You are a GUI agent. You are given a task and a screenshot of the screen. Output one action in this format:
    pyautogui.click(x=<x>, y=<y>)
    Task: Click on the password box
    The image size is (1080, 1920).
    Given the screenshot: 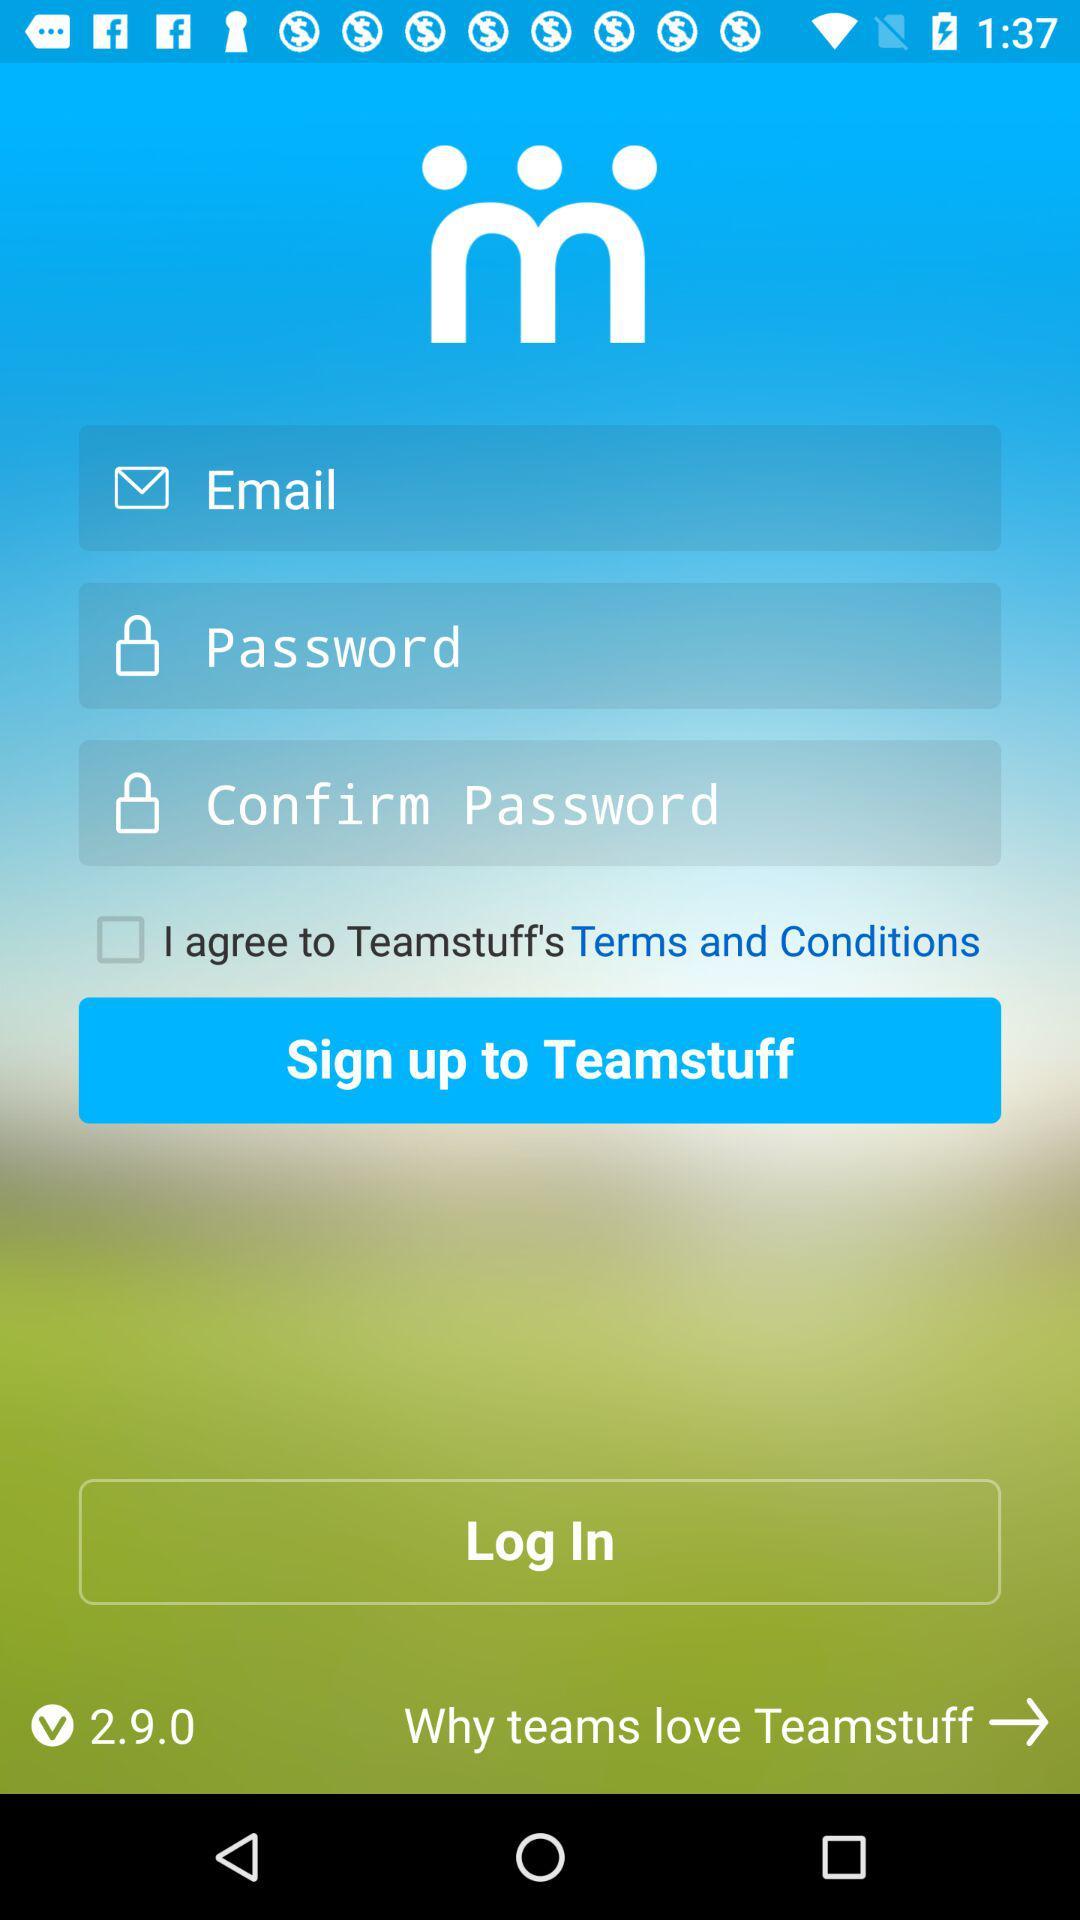 What is the action you would take?
    pyautogui.click(x=540, y=645)
    